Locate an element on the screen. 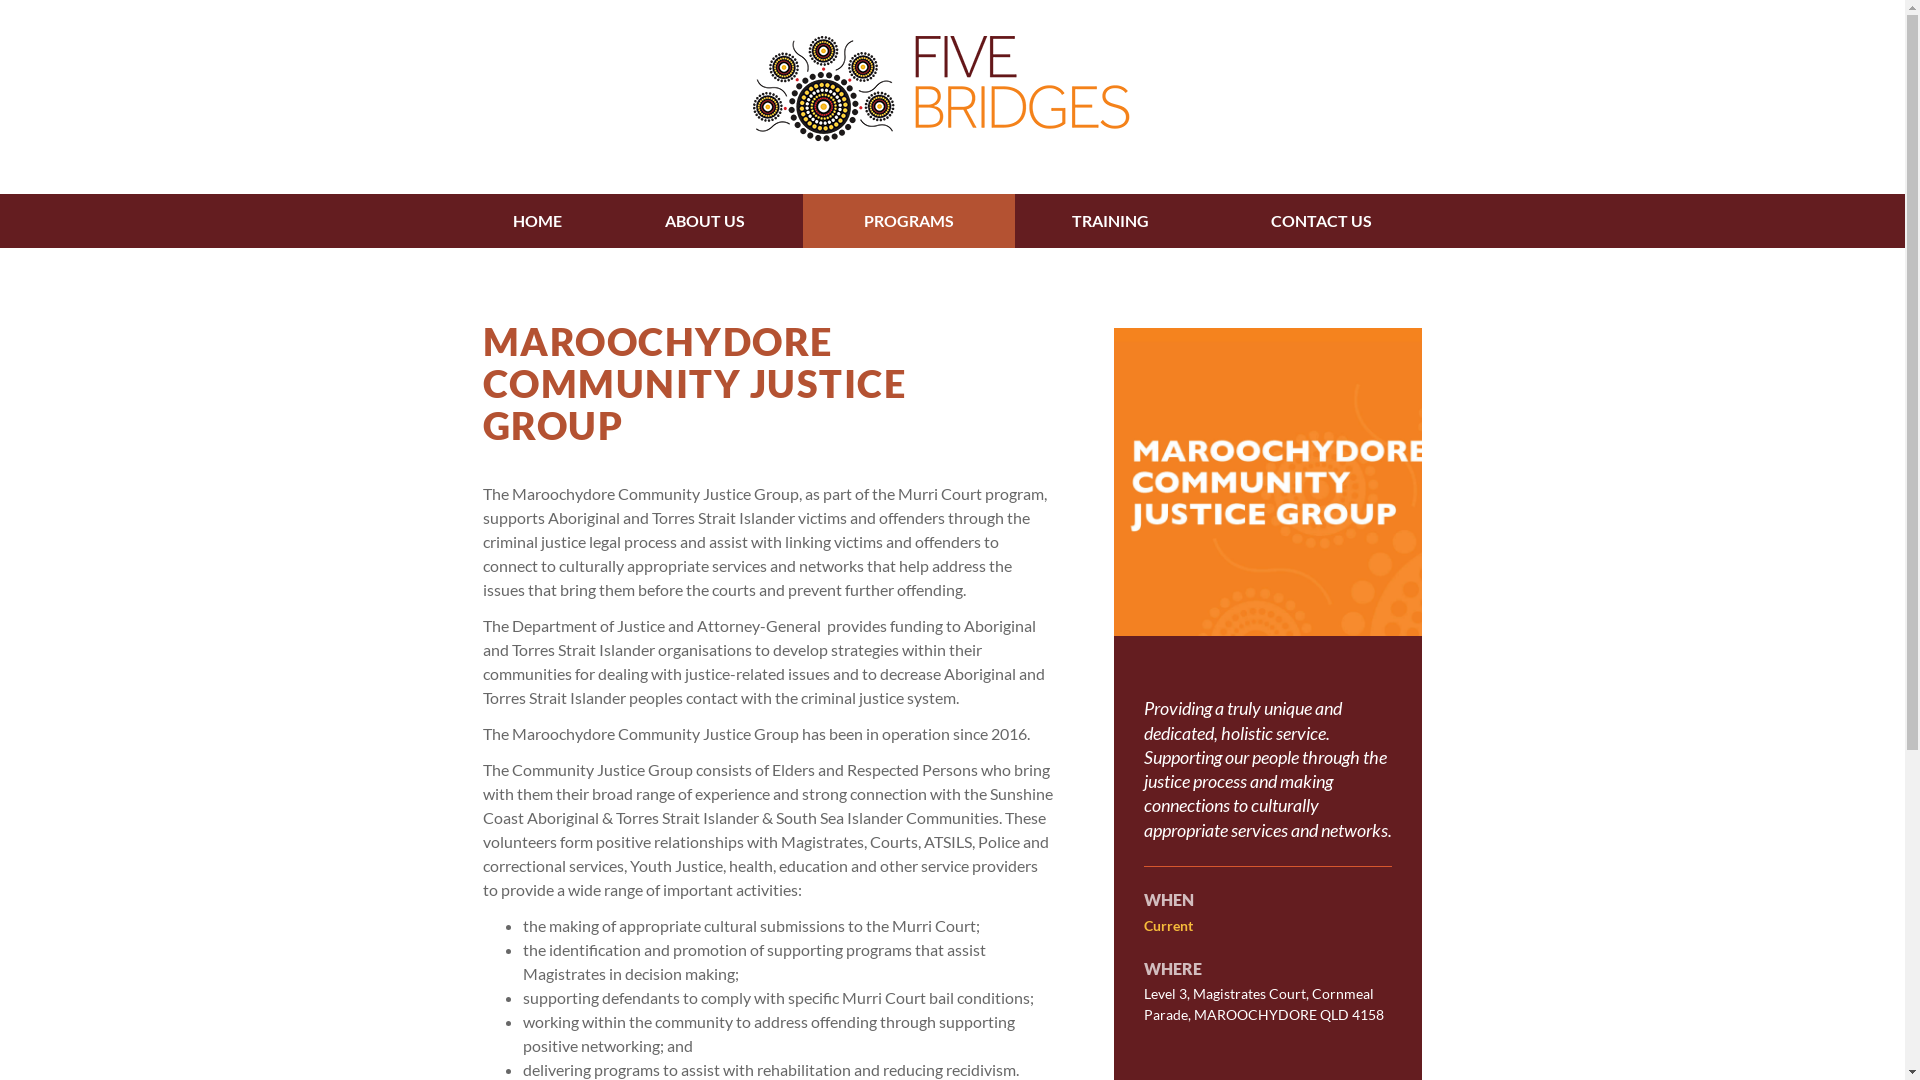  'TRAINING' is located at coordinates (1108, 220).